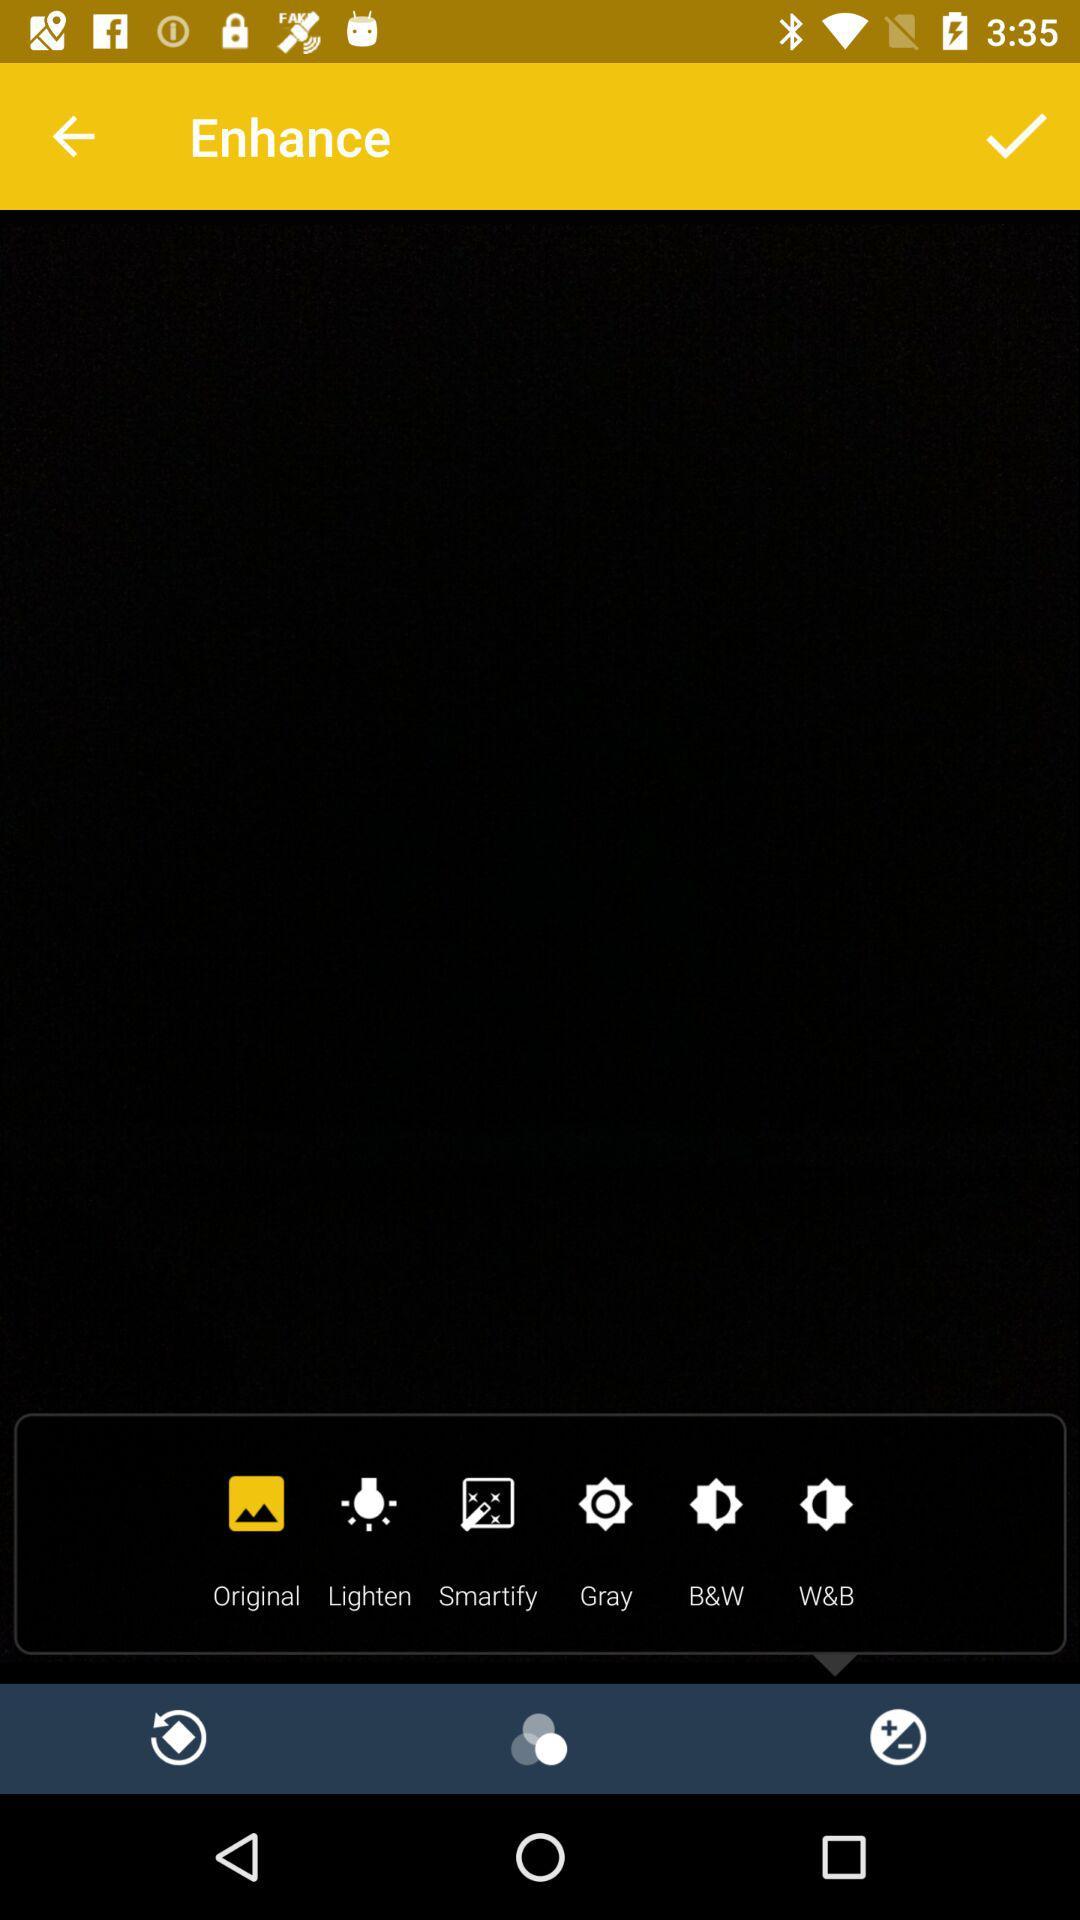 This screenshot has height=1920, width=1080. Describe the element at coordinates (540, 1737) in the screenshot. I see `play` at that location.